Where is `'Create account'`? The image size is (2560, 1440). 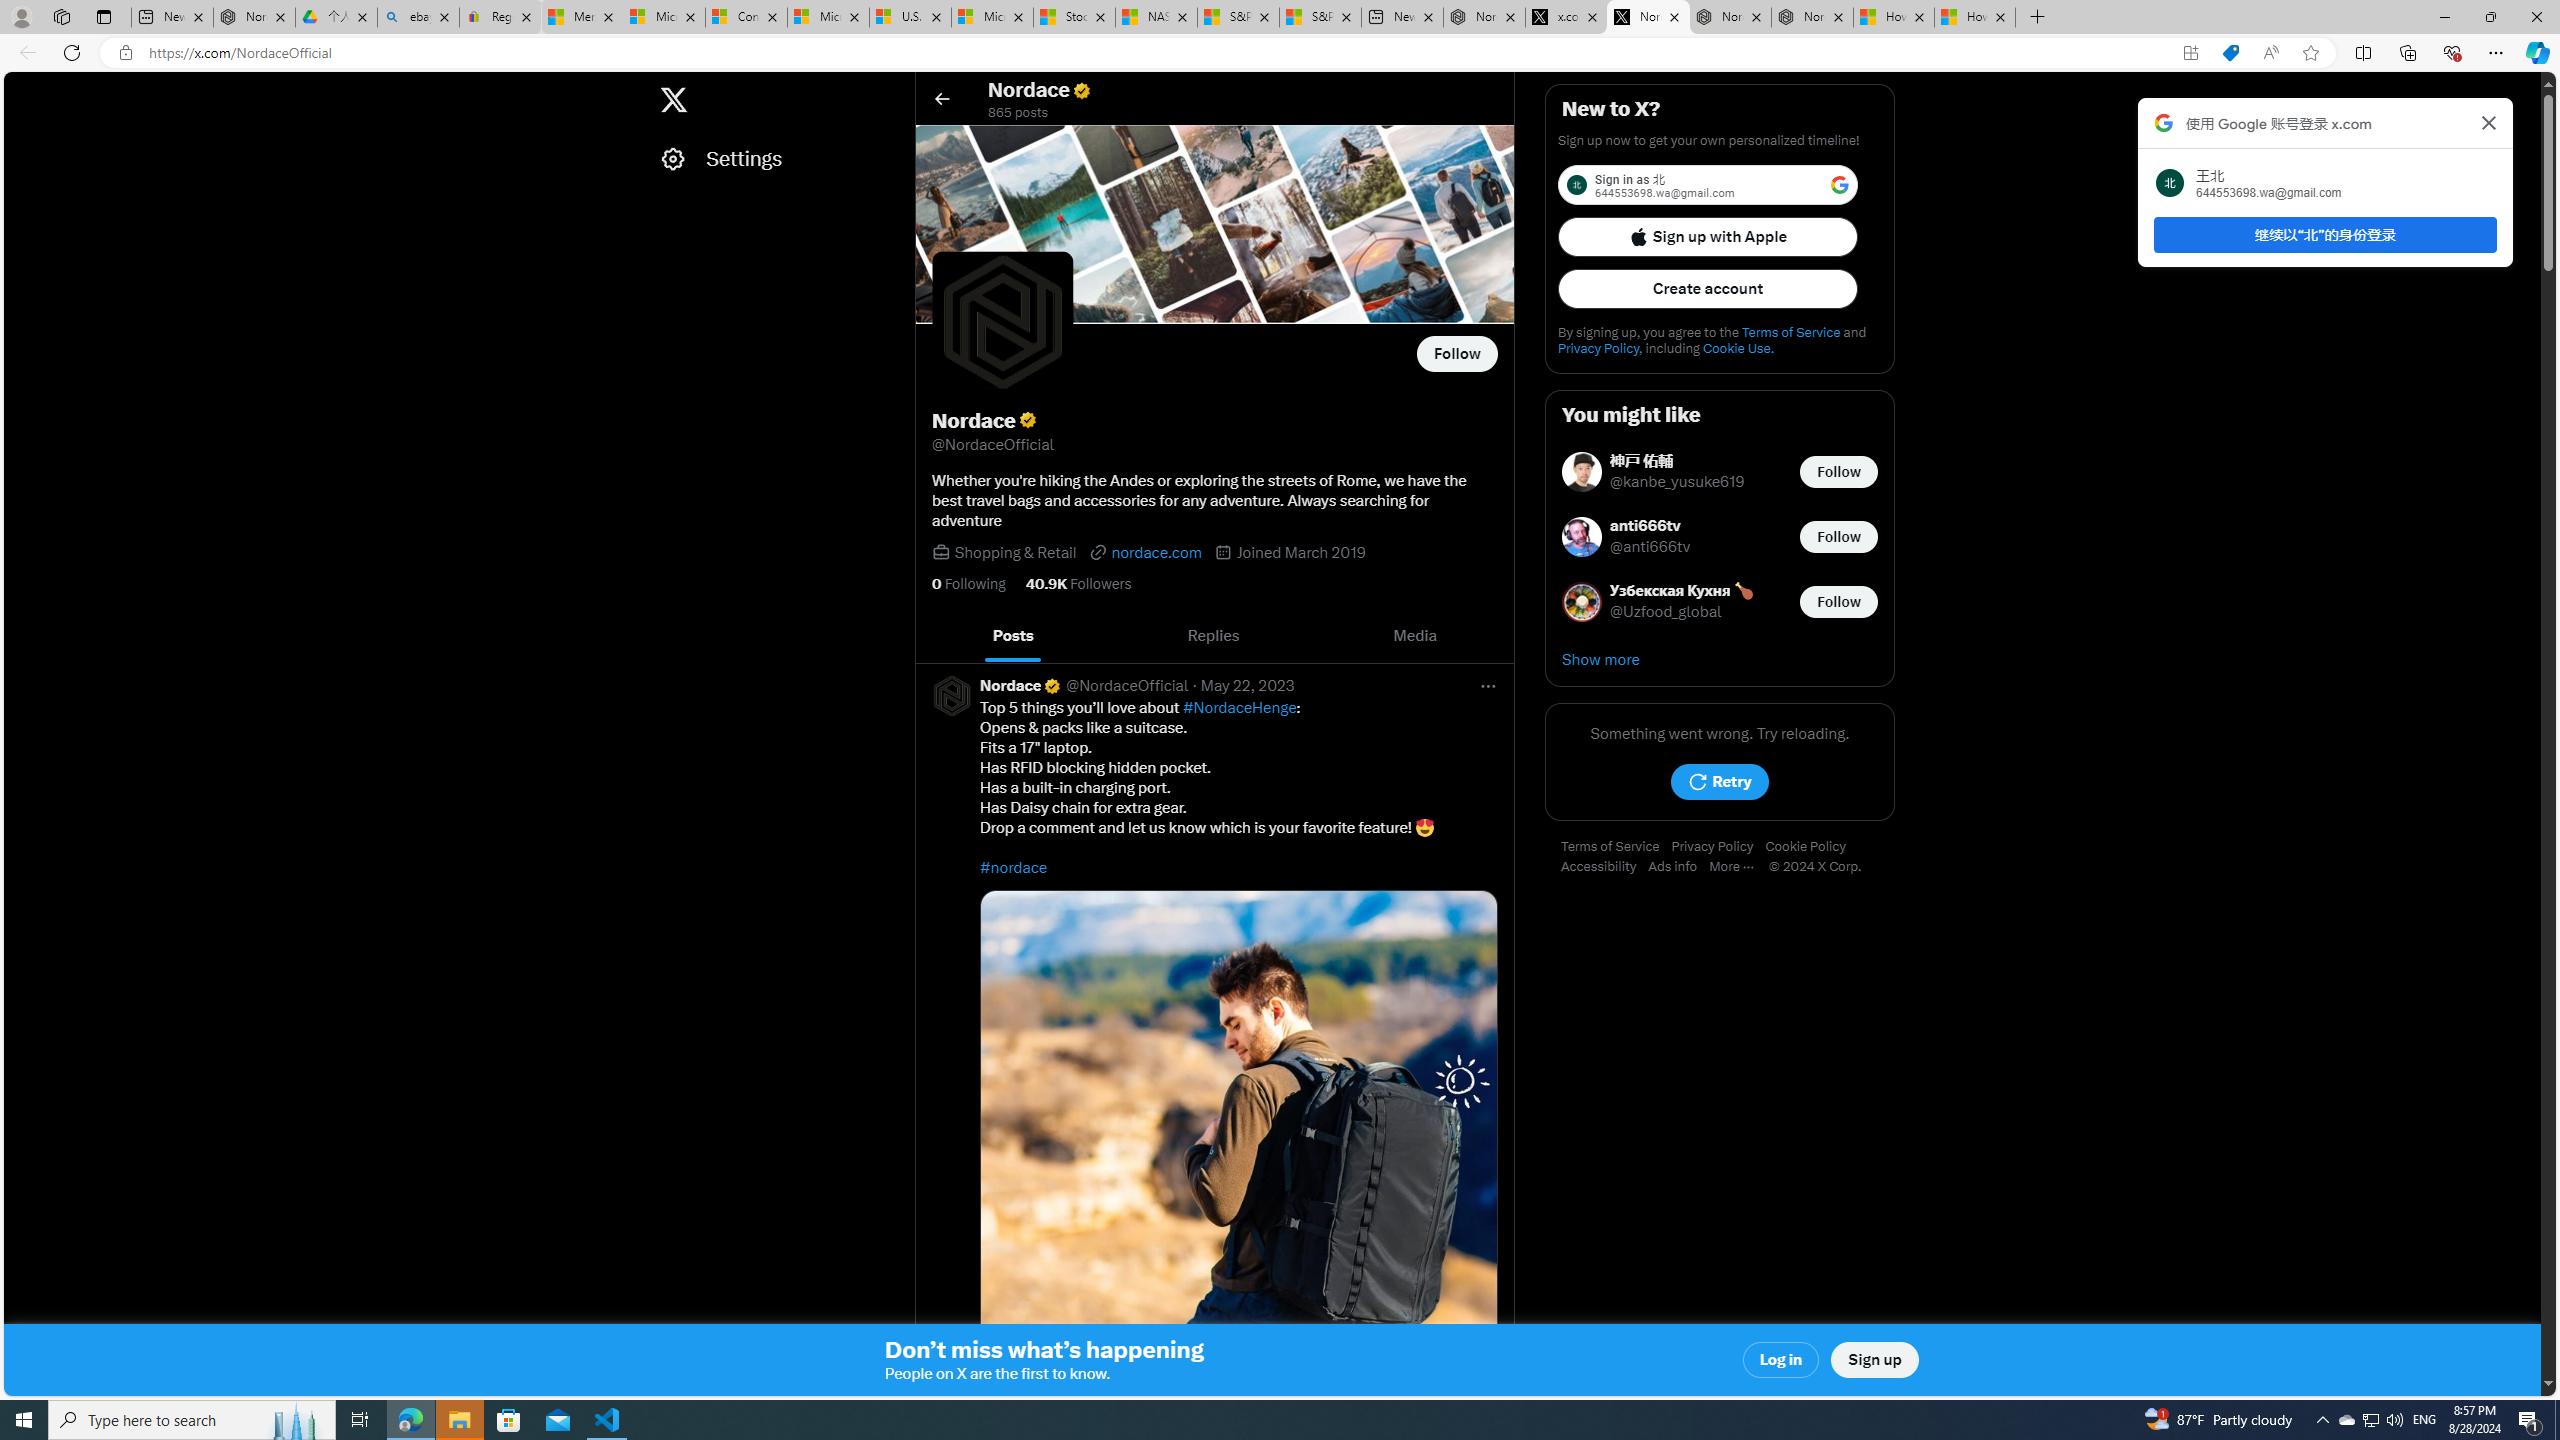
'Create account' is located at coordinates (1708, 288).